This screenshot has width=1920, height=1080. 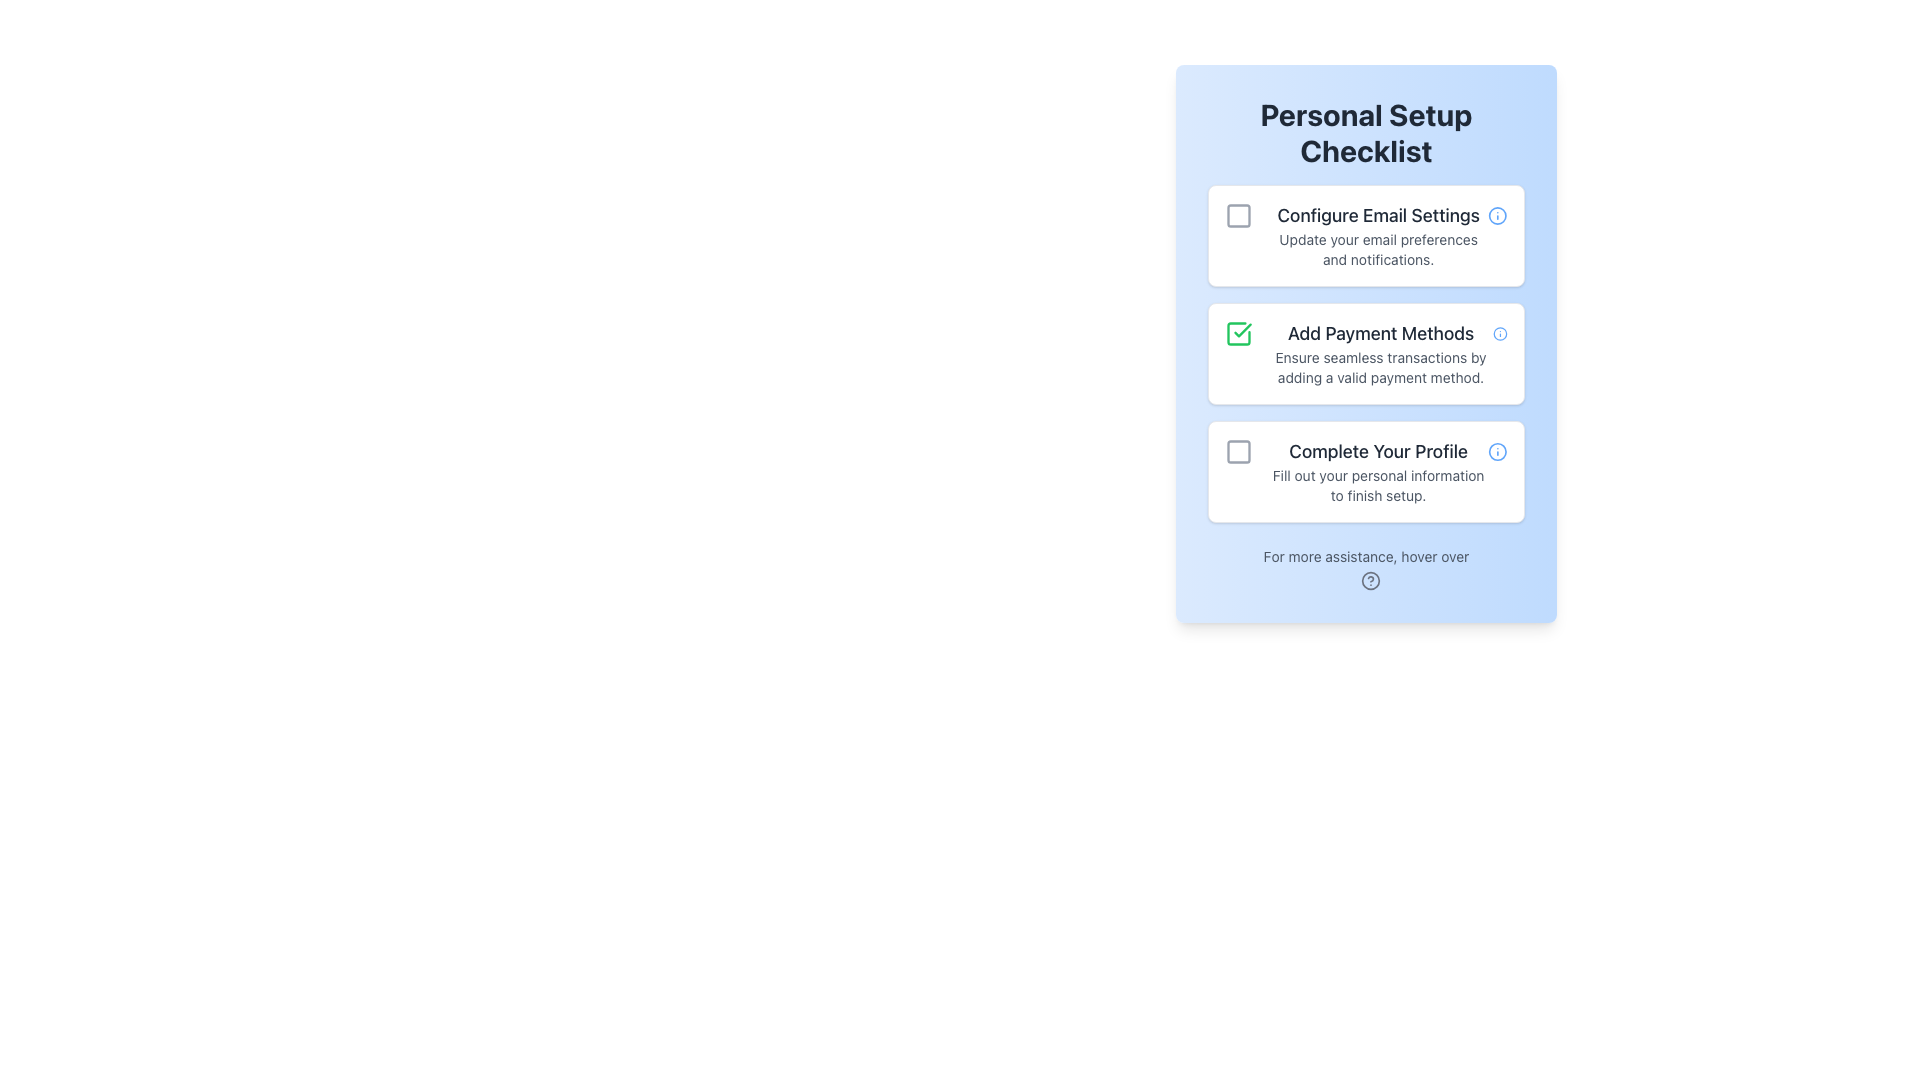 I want to click on the section header Text Label that introduces the corresponding action for users, located in the middle checklist card, surrounded by a checkmark icon to the left and explanatory text below, so click(x=1380, y=333).